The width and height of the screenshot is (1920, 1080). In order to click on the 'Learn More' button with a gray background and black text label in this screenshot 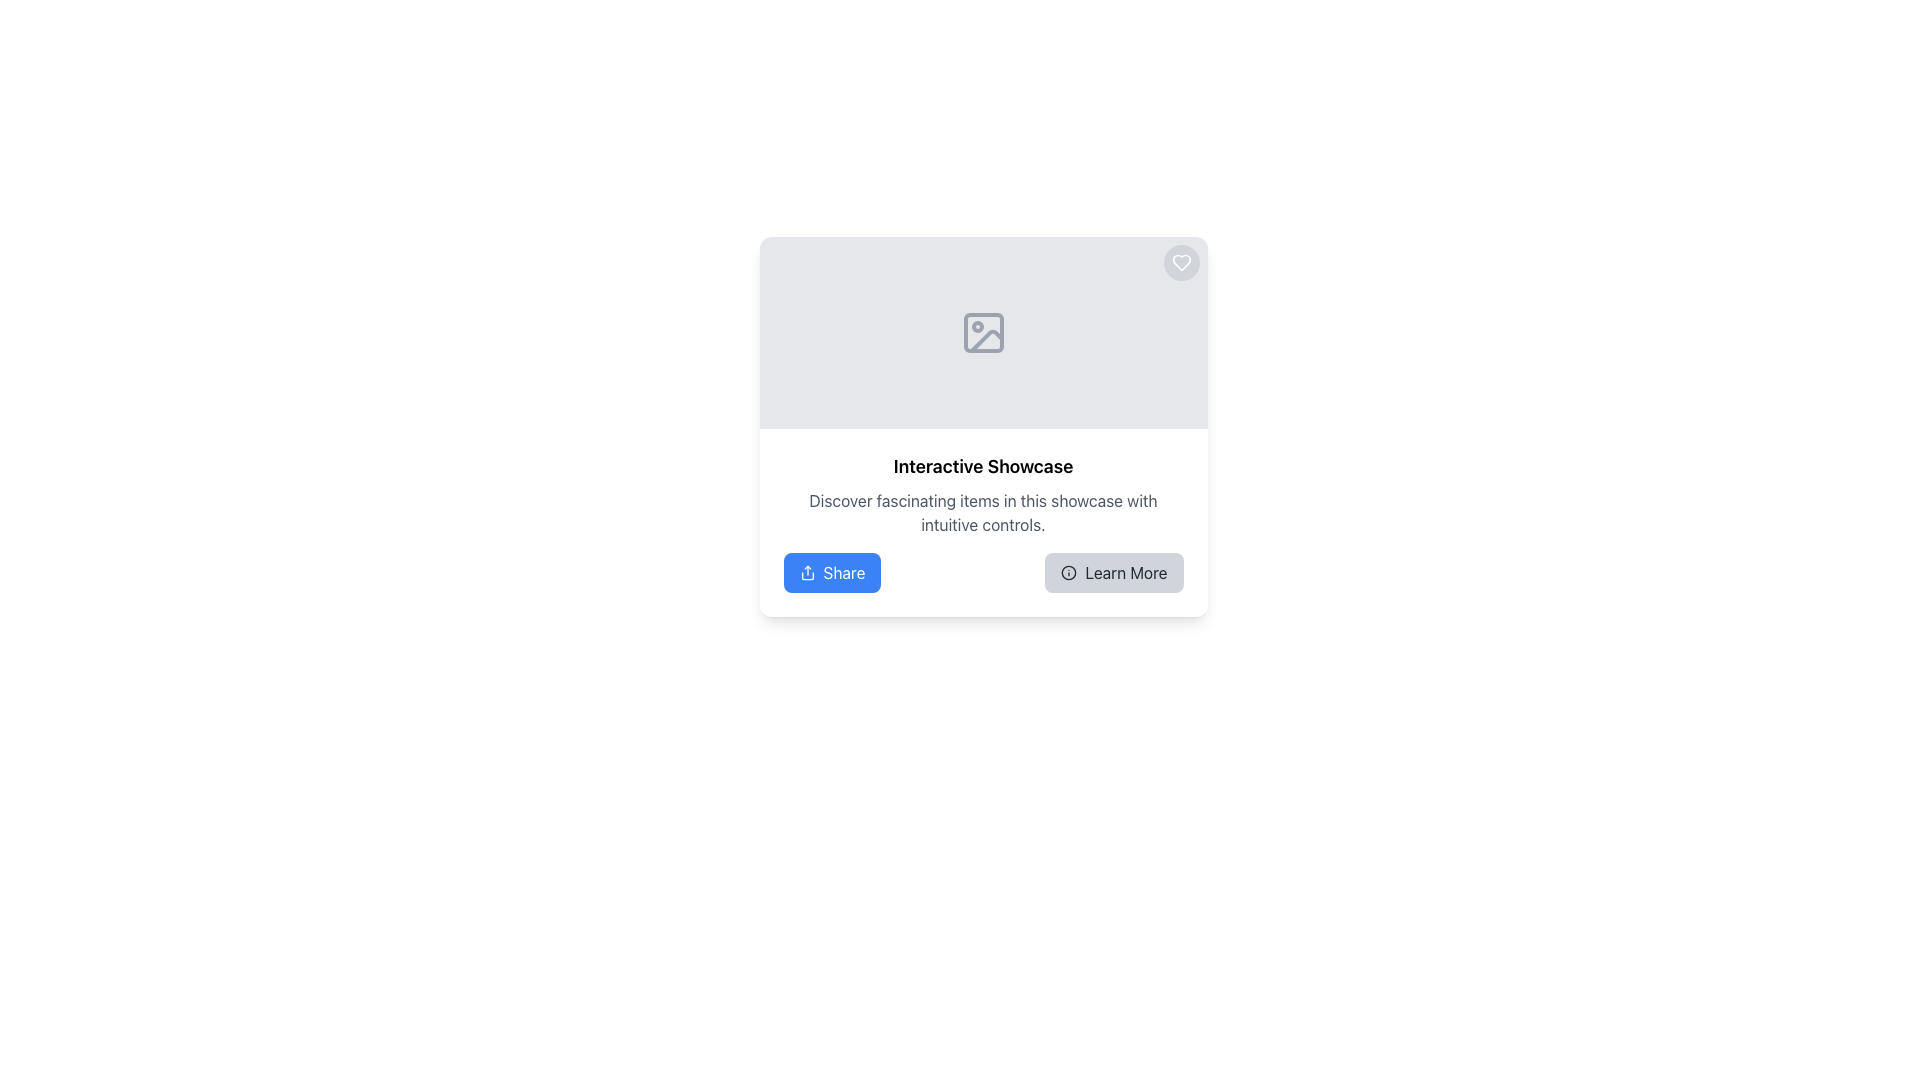, I will do `click(1113, 573)`.